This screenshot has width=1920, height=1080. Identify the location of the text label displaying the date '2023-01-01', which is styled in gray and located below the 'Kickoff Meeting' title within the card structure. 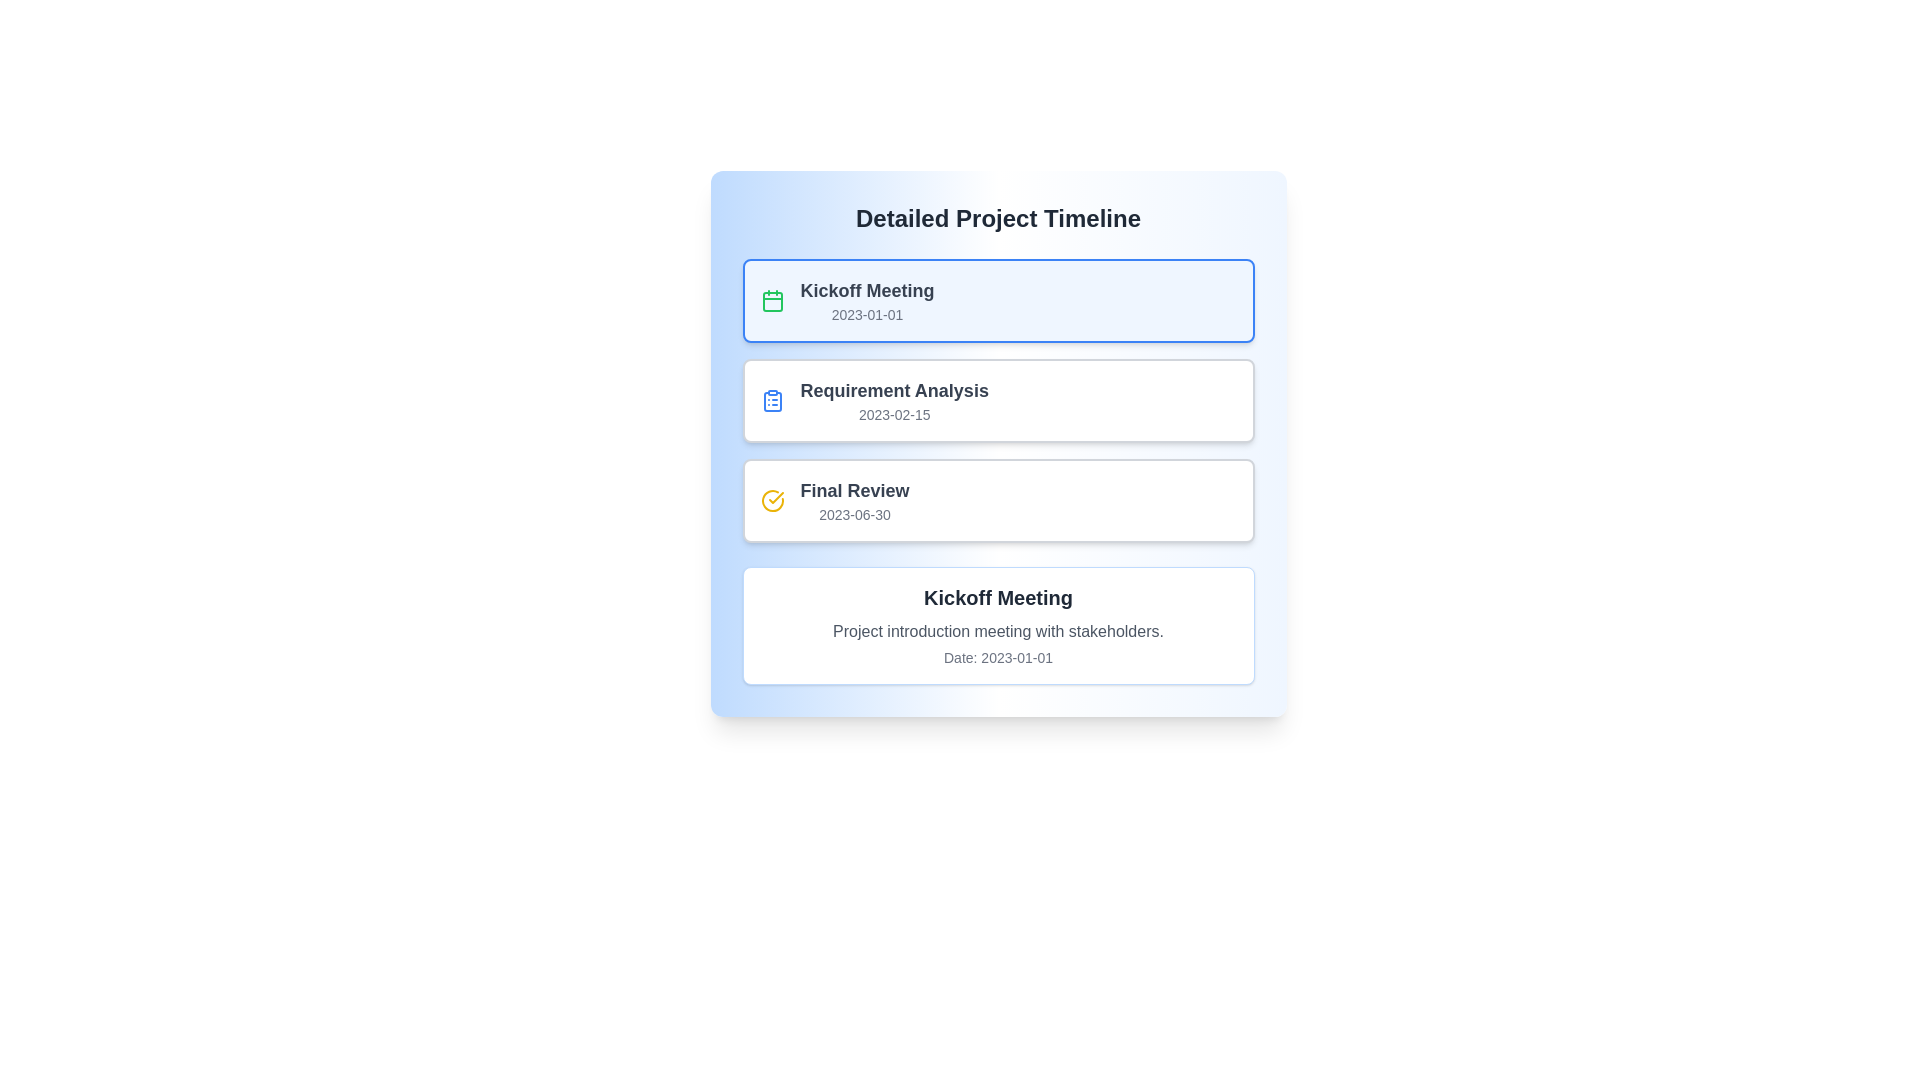
(867, 315).